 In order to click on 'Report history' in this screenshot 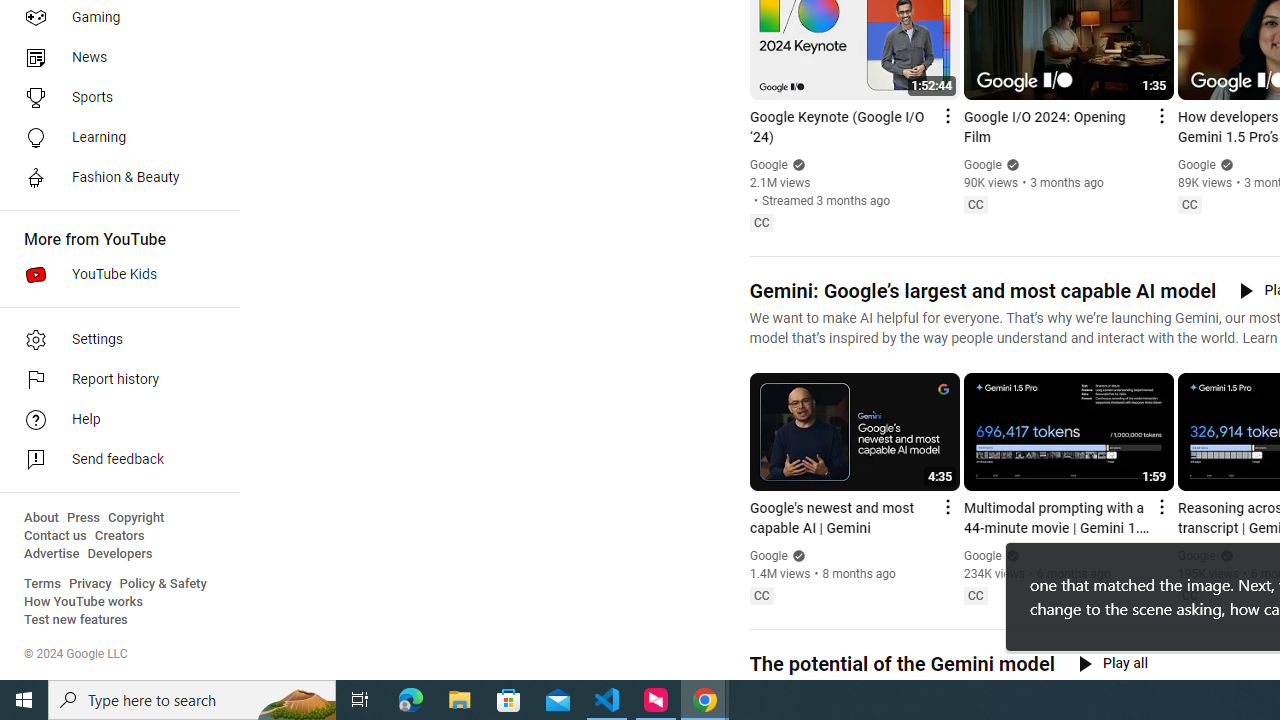, I will do `click(112, 380)`.